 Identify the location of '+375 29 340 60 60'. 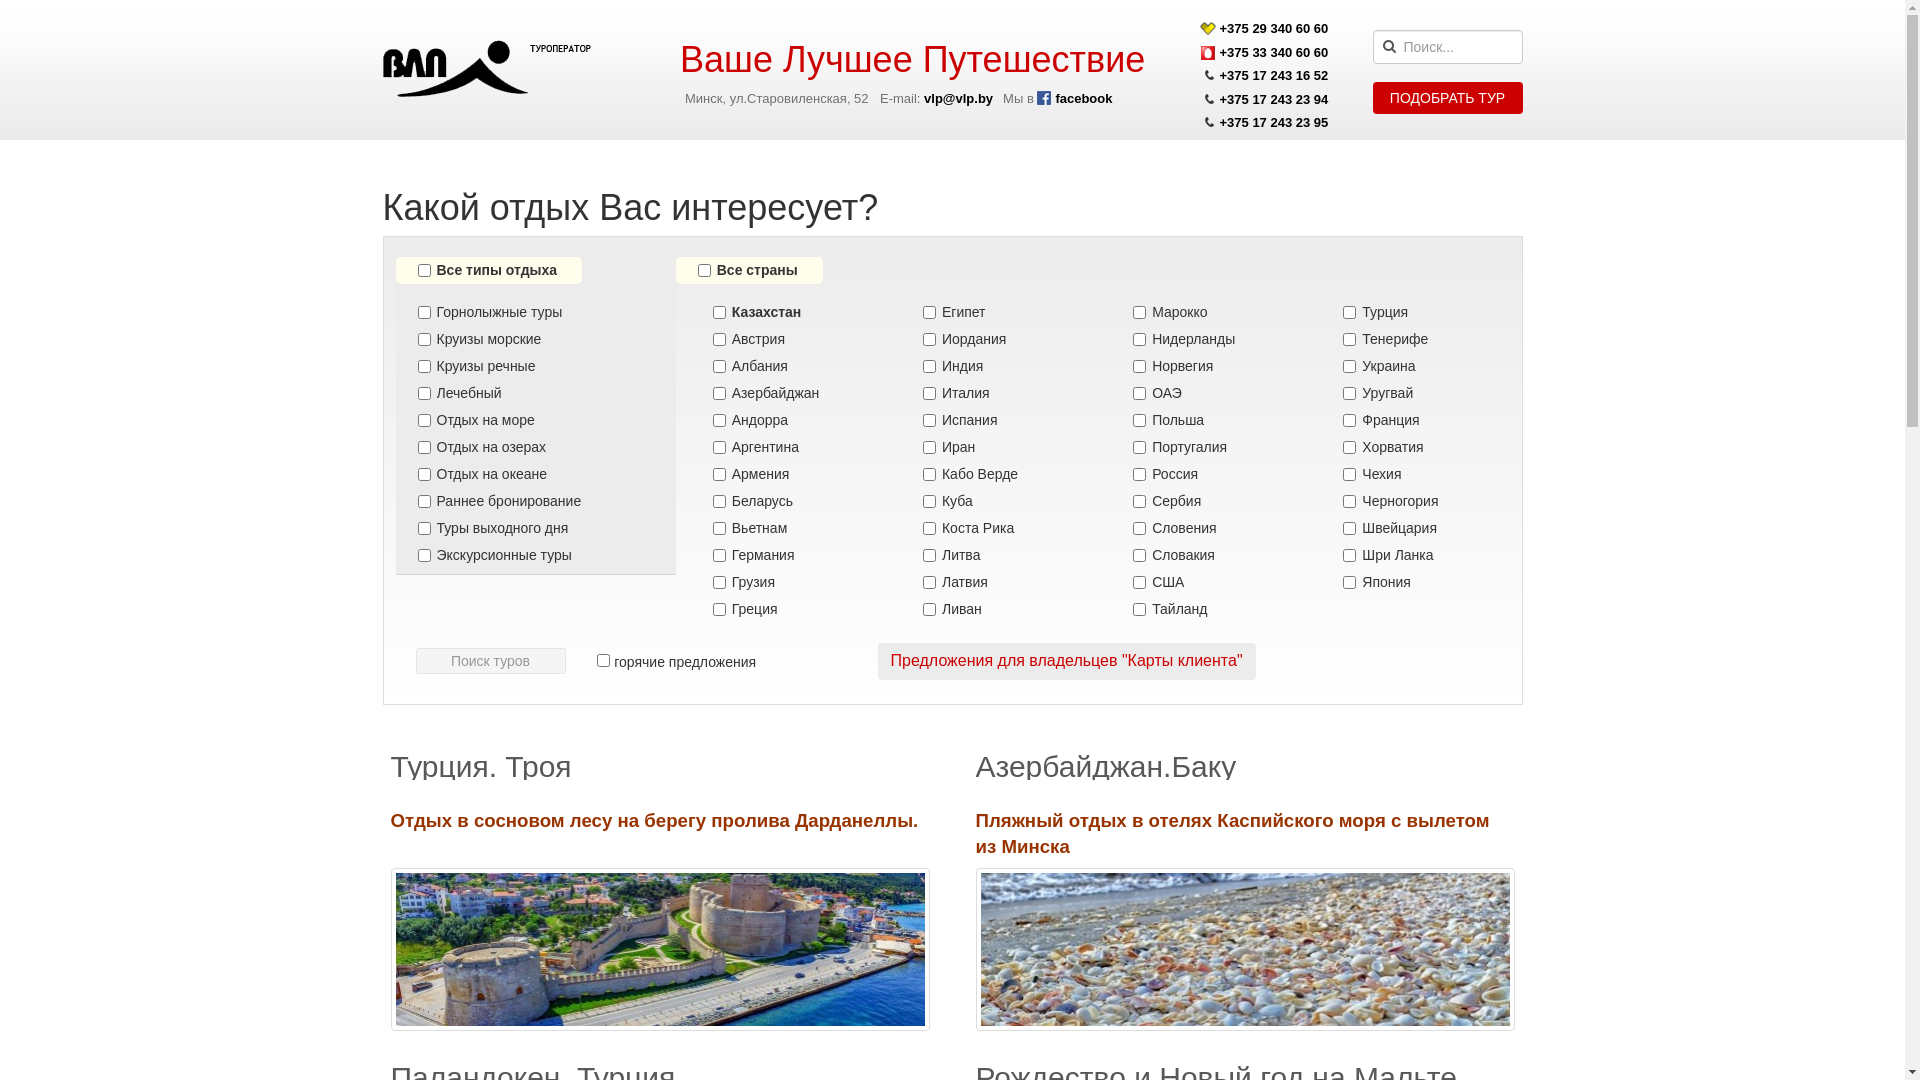
(1273, 28).